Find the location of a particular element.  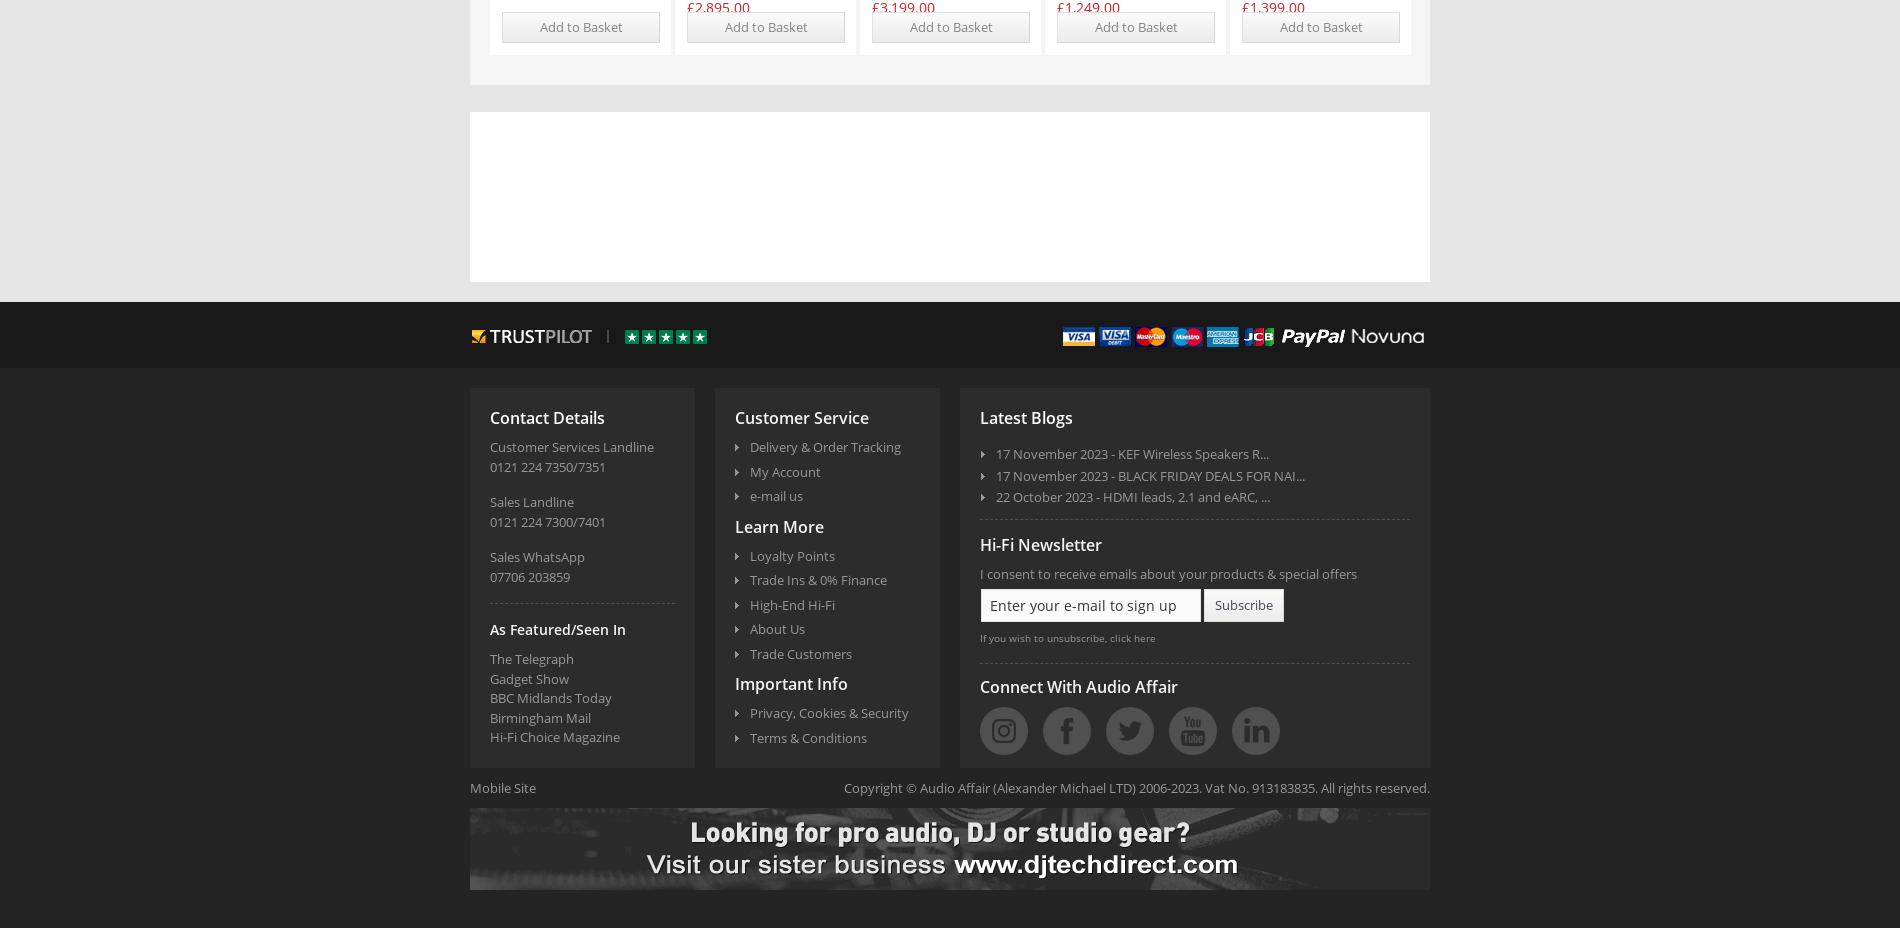

'Connect With Audio Affair' is located at coordinates (1079, 685).